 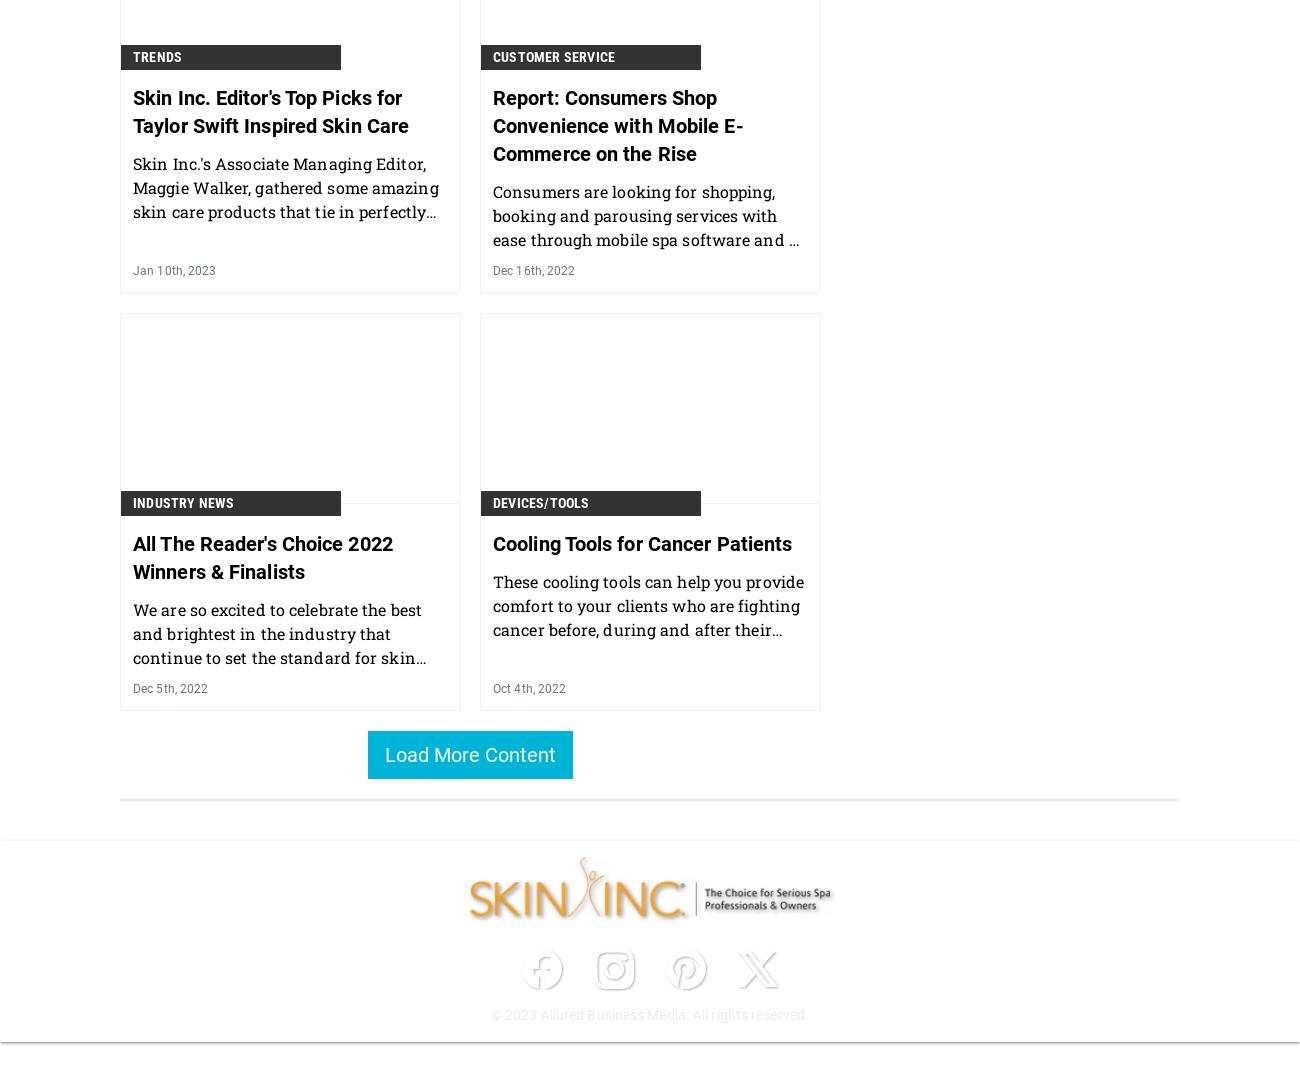 I want to click on 'Report: Consumers Shop Convenience with Mobile E-Commerce on the Rise', so click(x=618, y=125).